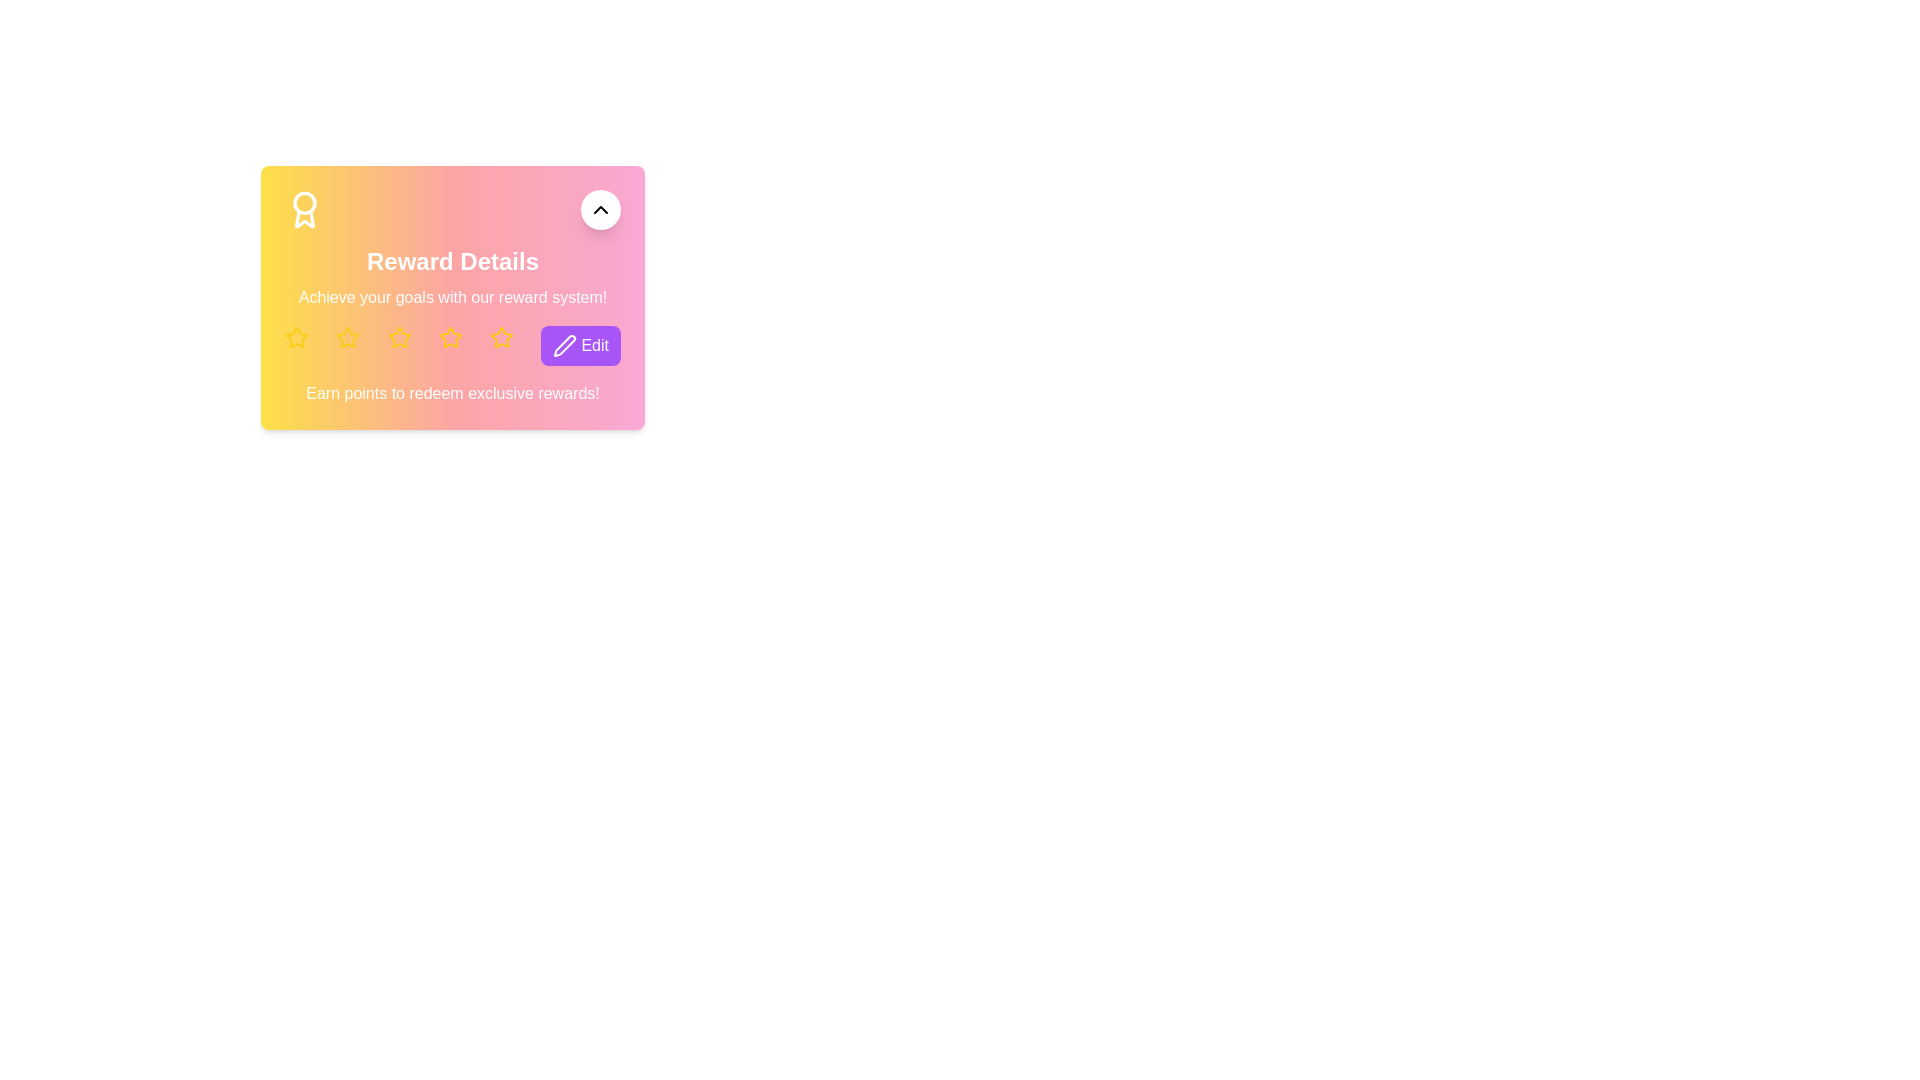 The height and width of the screenshot is (1080, 1920). Describe the element at coordinates (564, 345) in the screenshot. I see `the edit icon located in the middle-right section of the reward details card to modify the associated reward details or settings` at that location.